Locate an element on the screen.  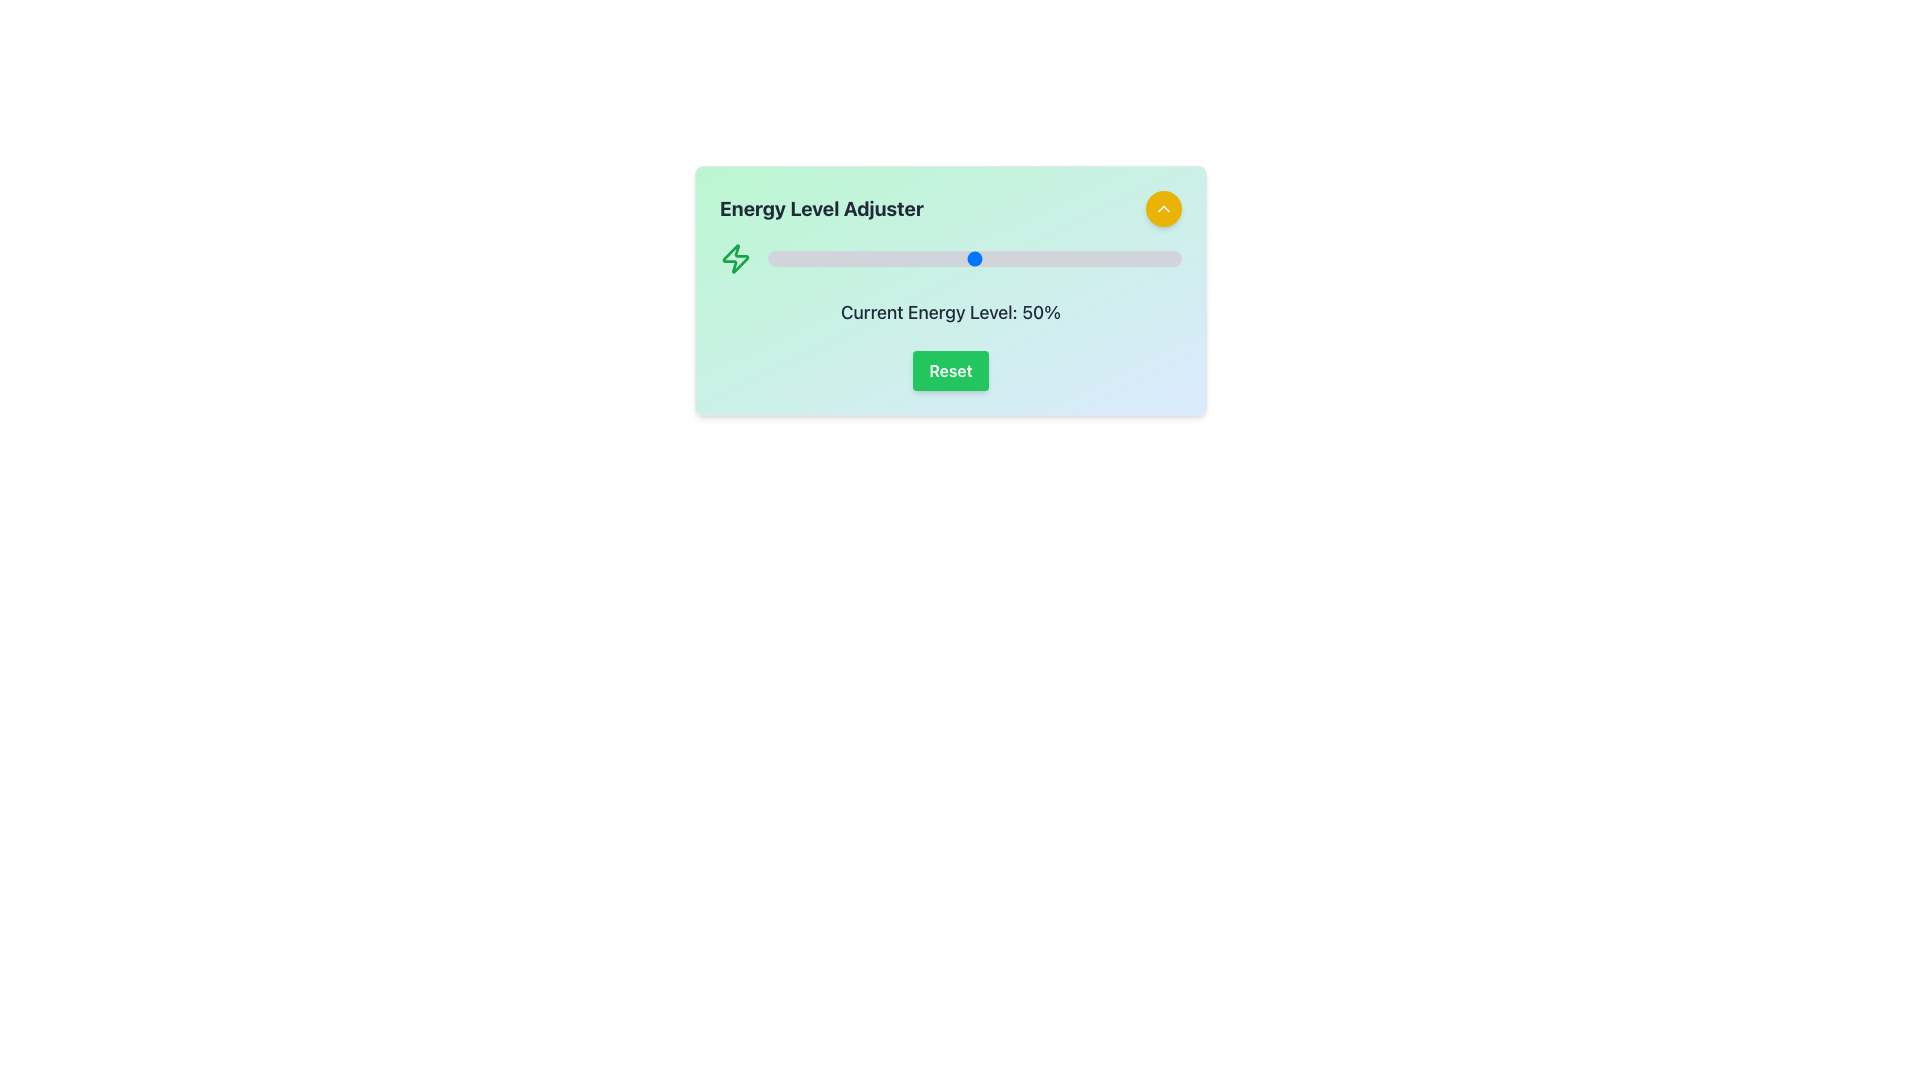
energy level is located at coordinates (775, 257).